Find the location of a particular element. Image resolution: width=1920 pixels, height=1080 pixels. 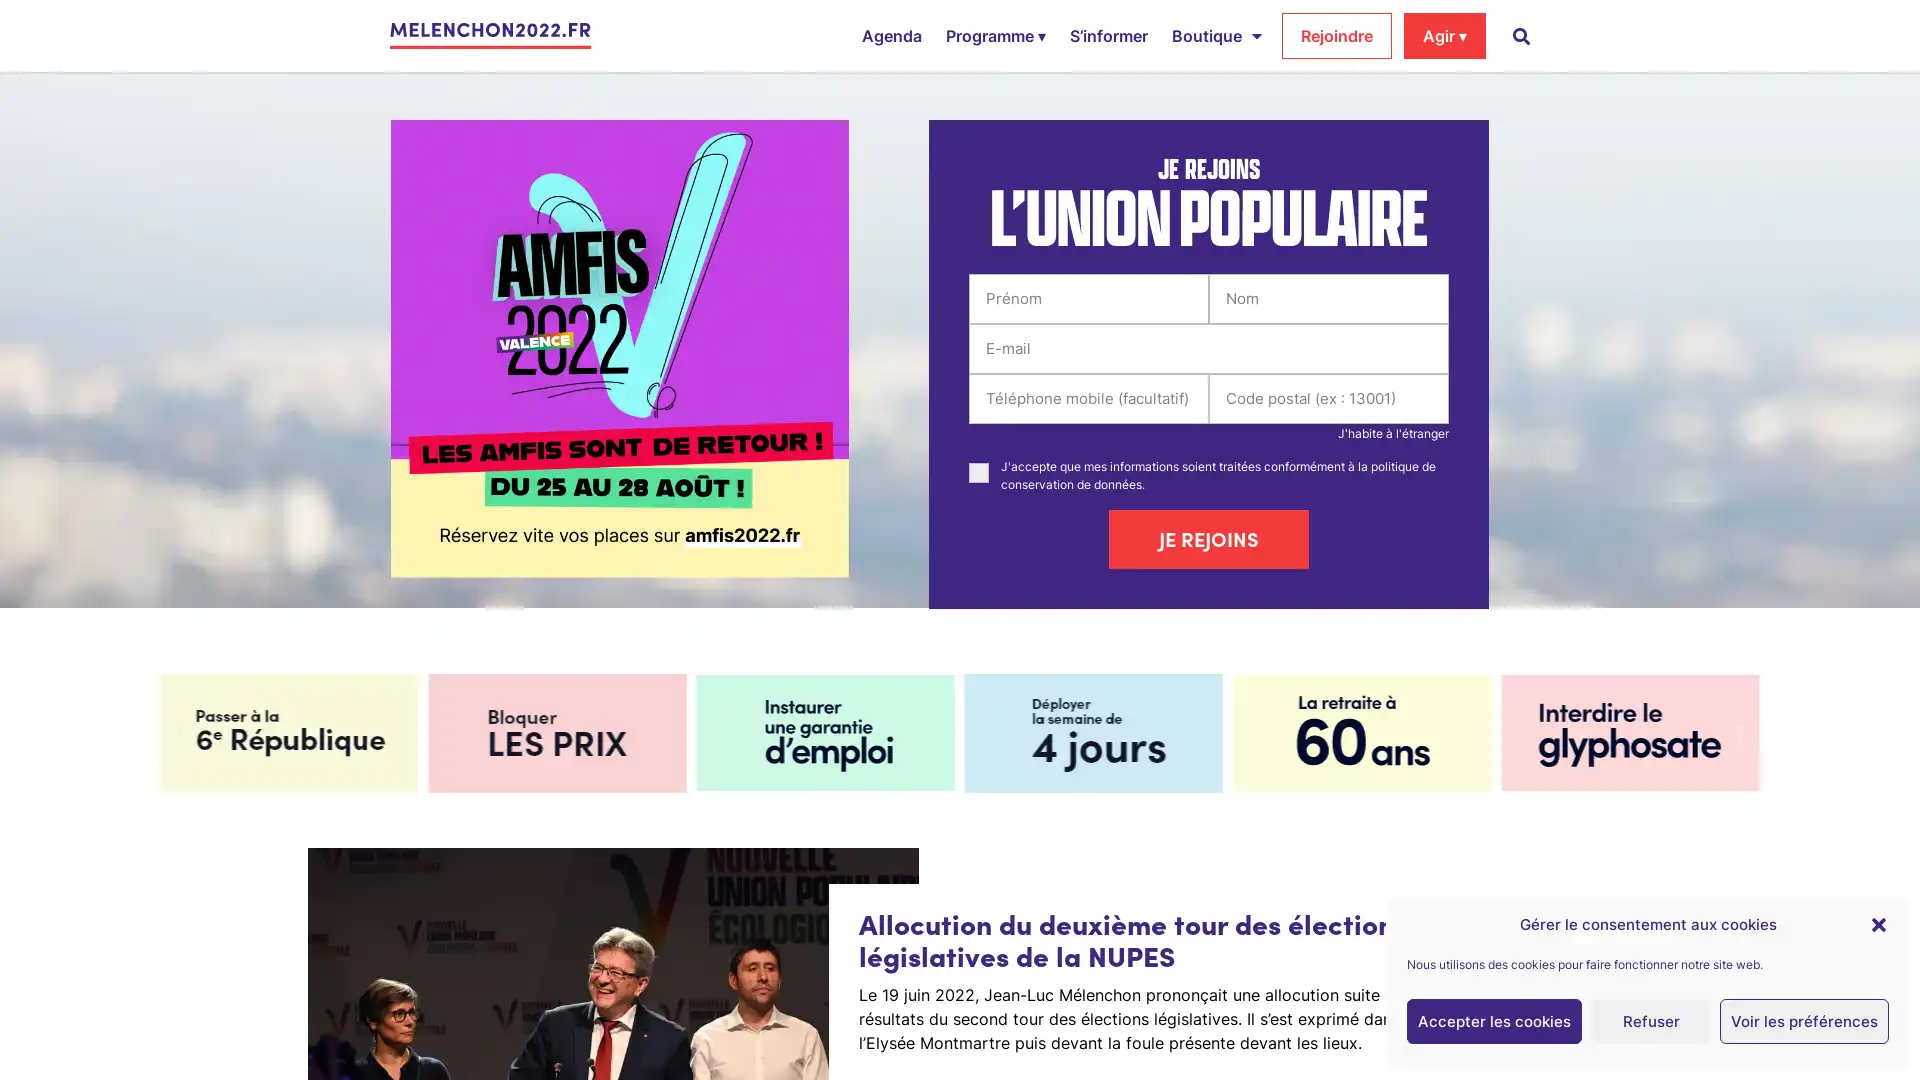

Accepter les cookies is located at coordinates (1494, 1021).